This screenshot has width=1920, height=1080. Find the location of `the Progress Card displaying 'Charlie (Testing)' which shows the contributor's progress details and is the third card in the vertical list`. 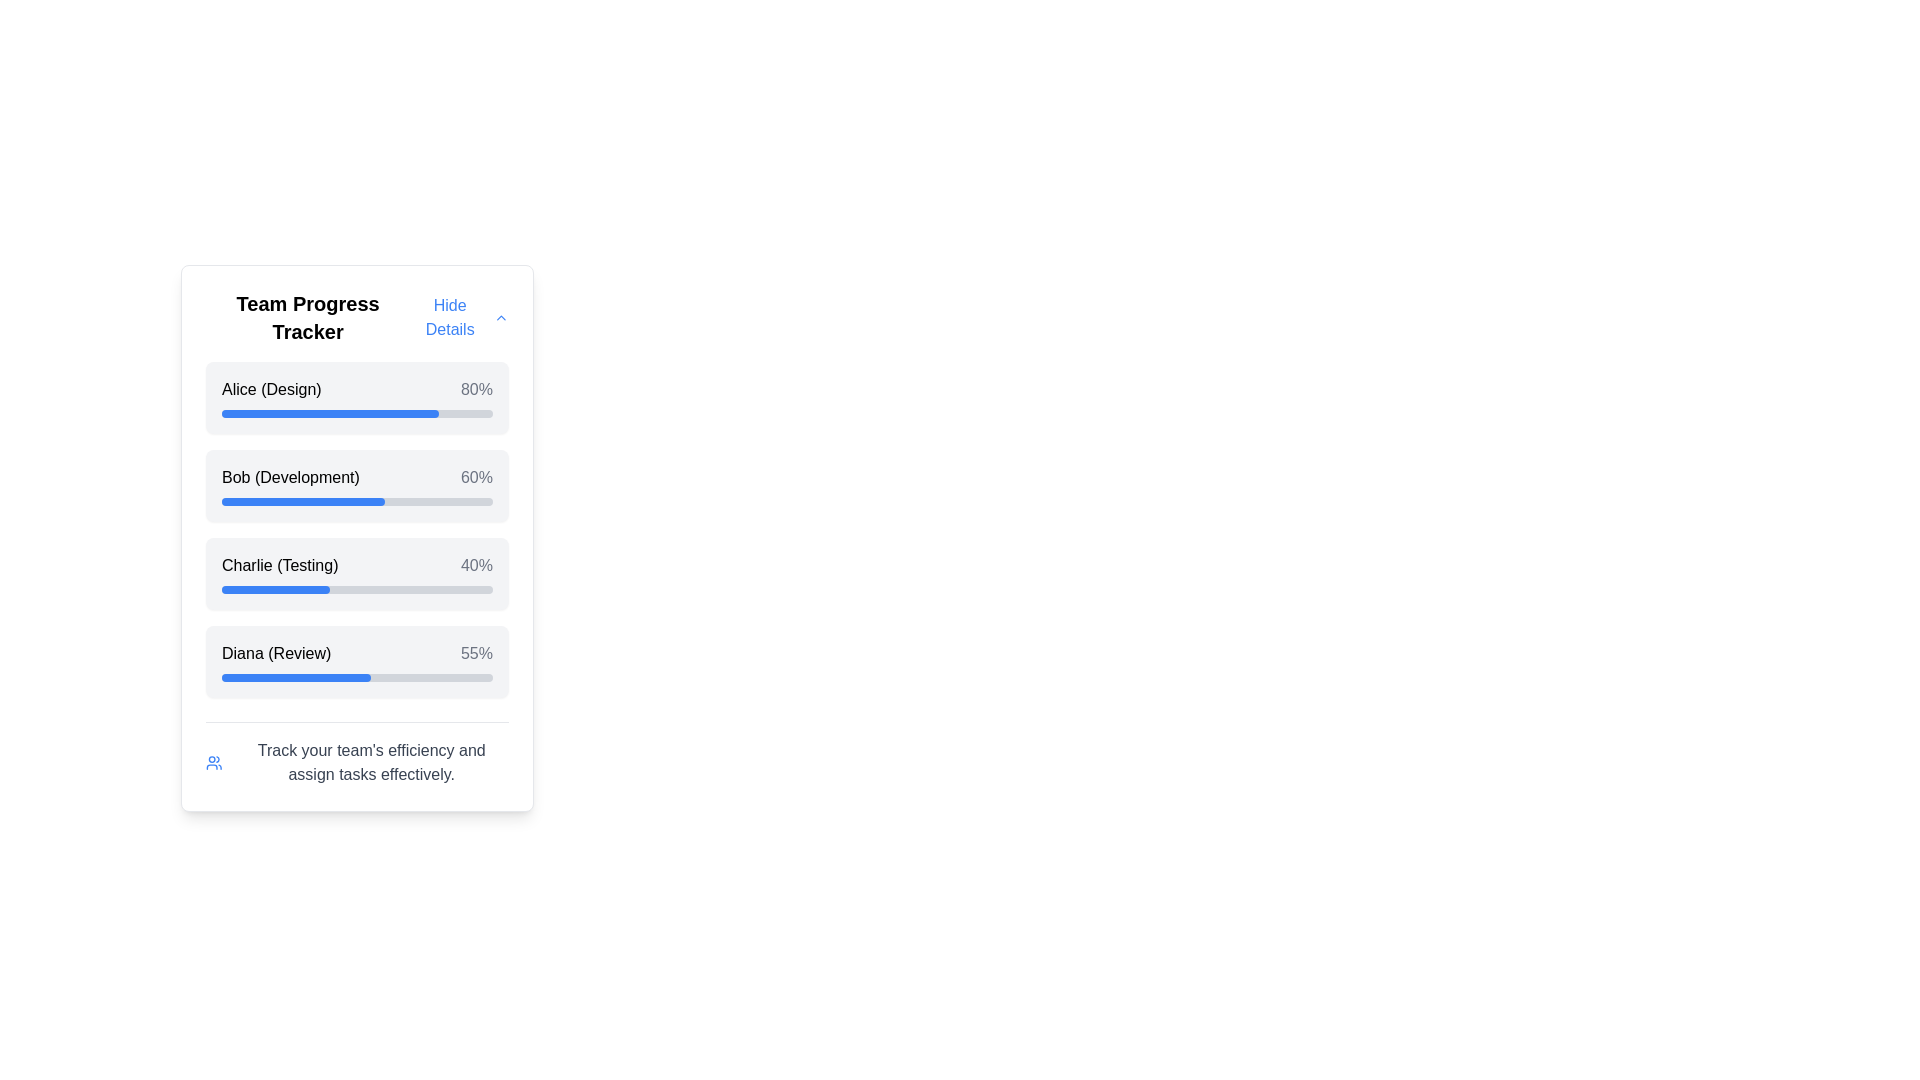

the Progress Card displaying 'Charlie (Testing)' which shows the contributor's progress details and is the third card in the vertical list is located at coordinates (357, 574).